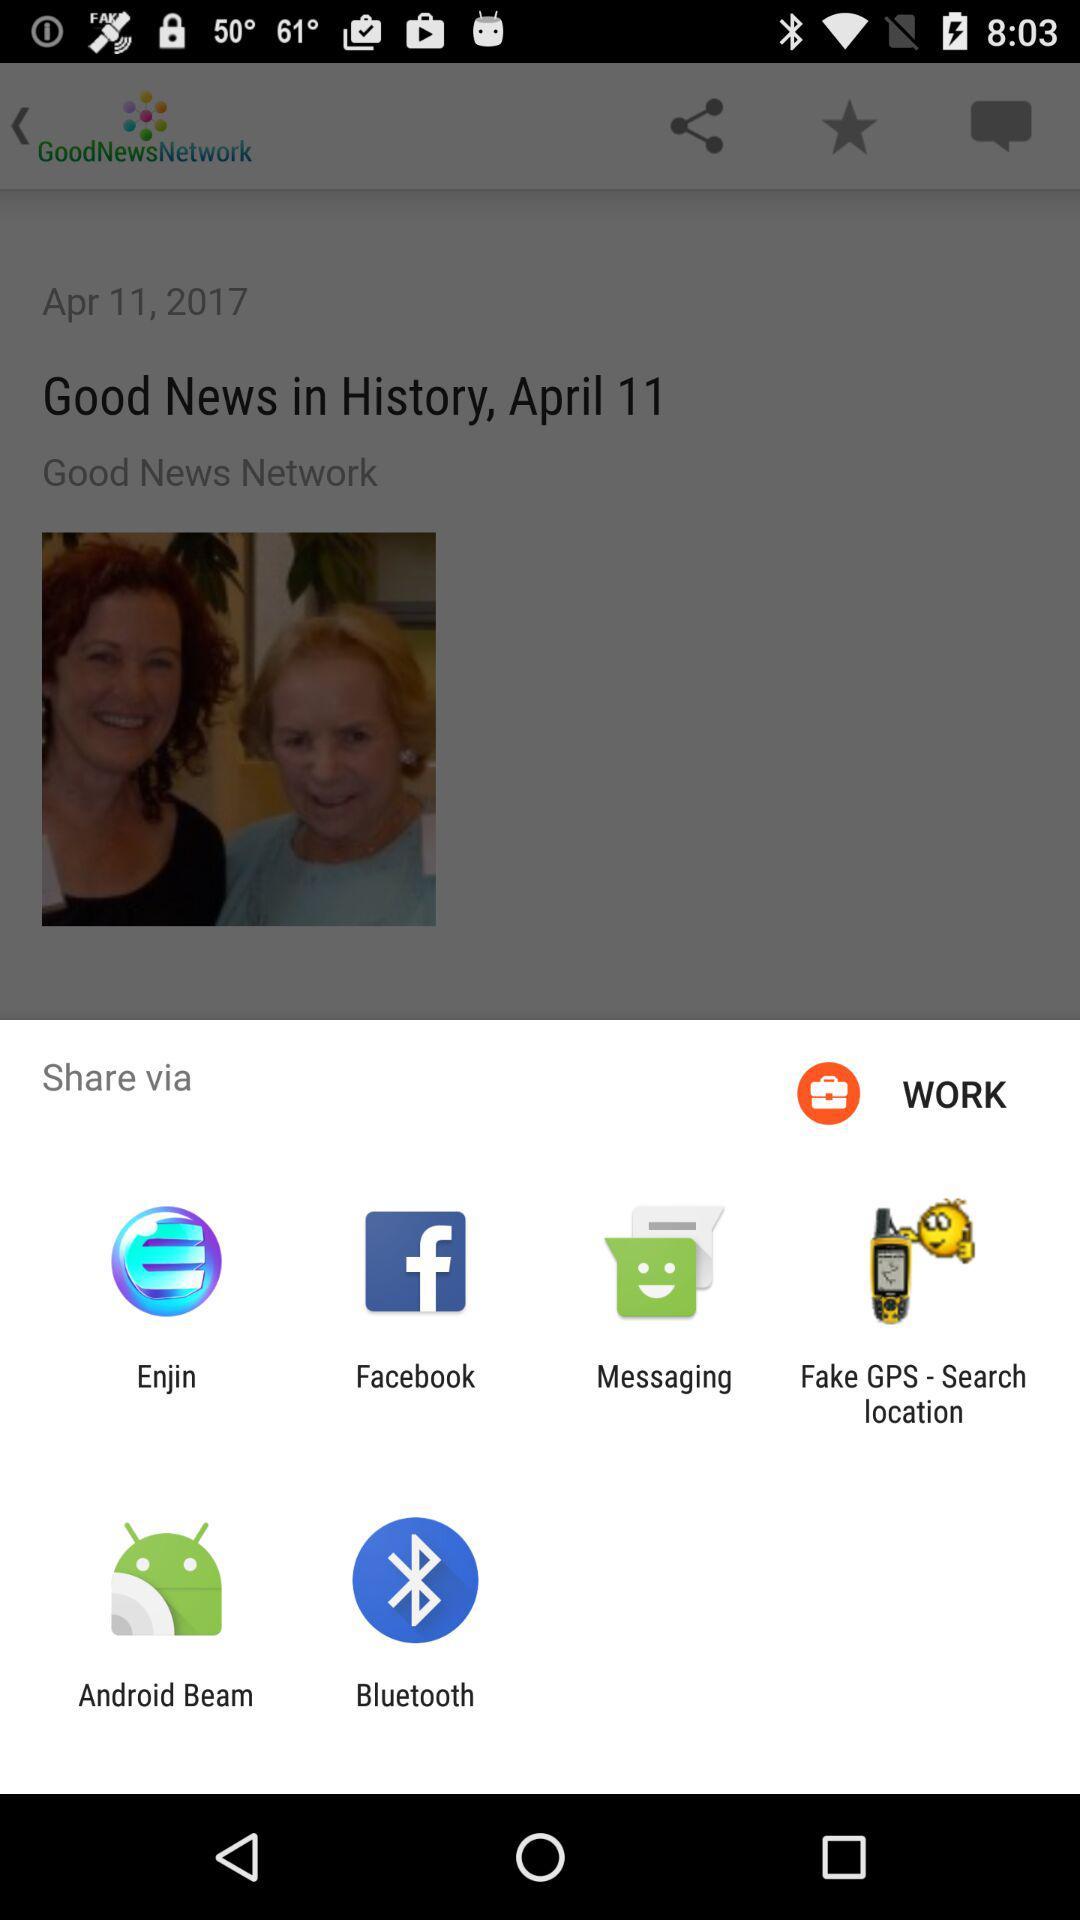 The width and height of the screenshot is (1080, 1920). What do you see at coordinates (165, 1392) in the screenshot?
I see `icon next to facebook icon` at bounding box center [165, 1392].